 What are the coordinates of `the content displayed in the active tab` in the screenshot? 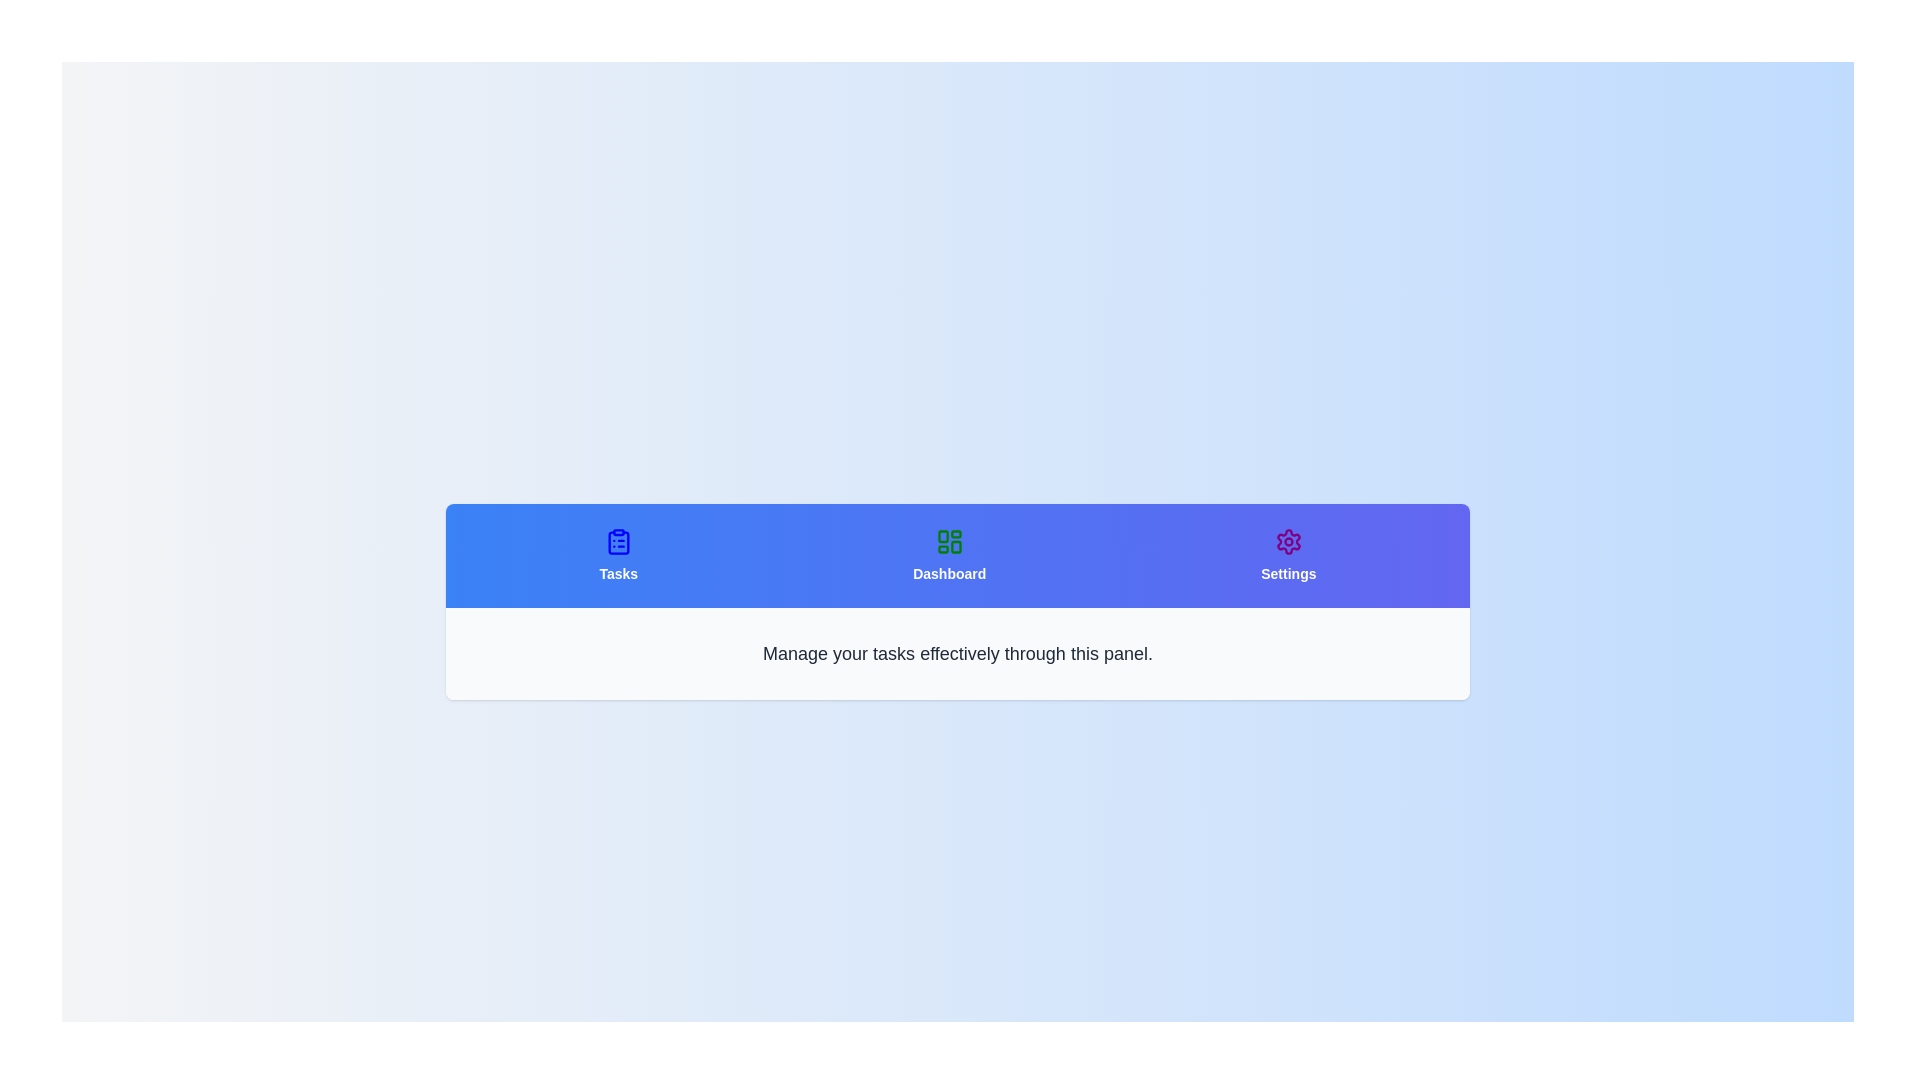 It's located at (957, 654).